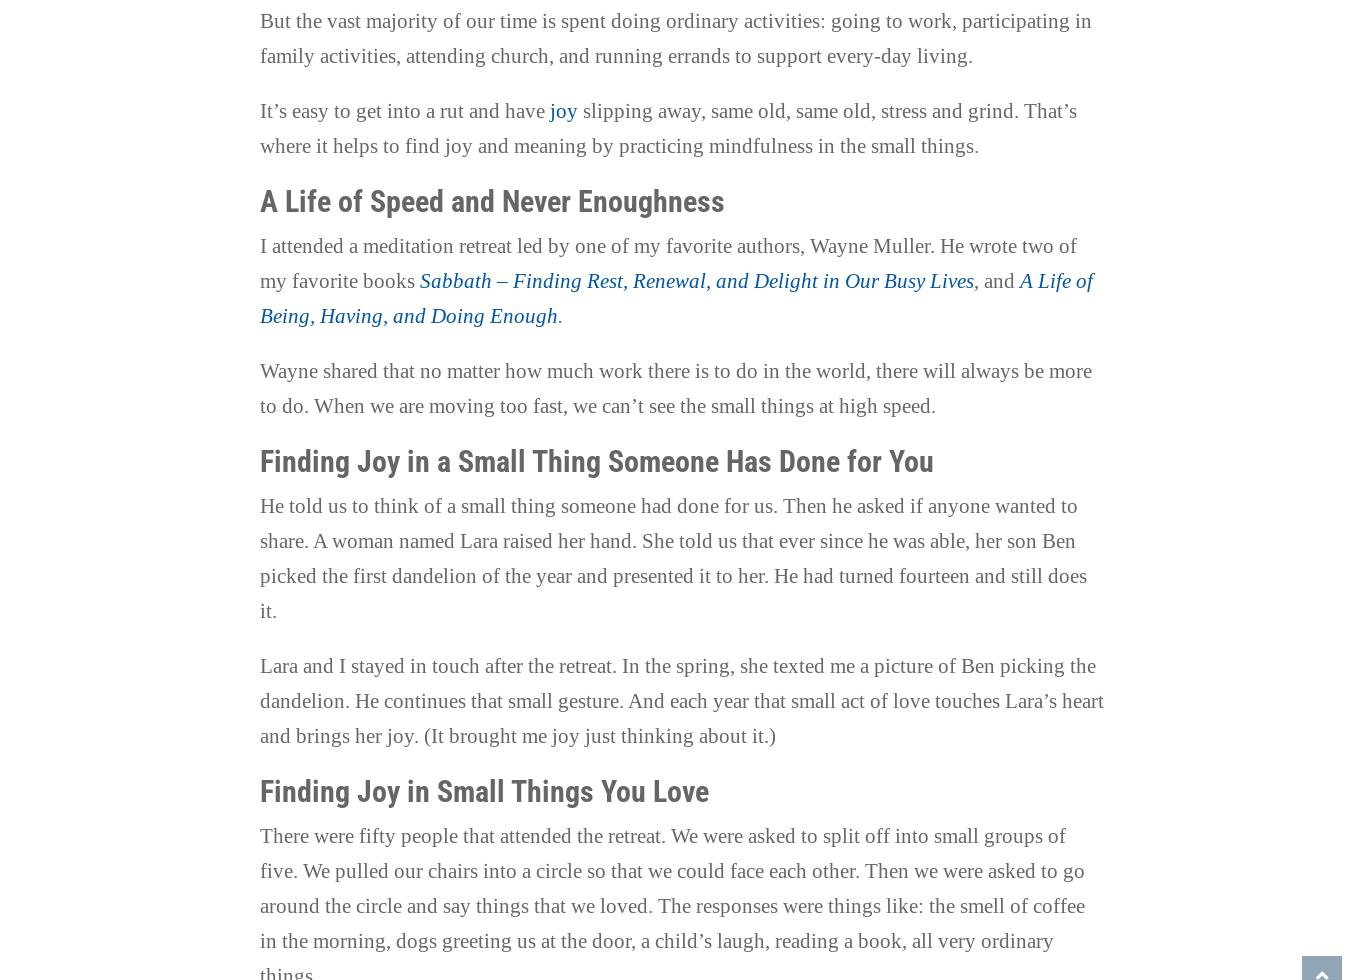 This screenshot has width=1366, height=980. Describe the element at coordinates (548, 111) in the screenshot. I see `'joy'` at that location.